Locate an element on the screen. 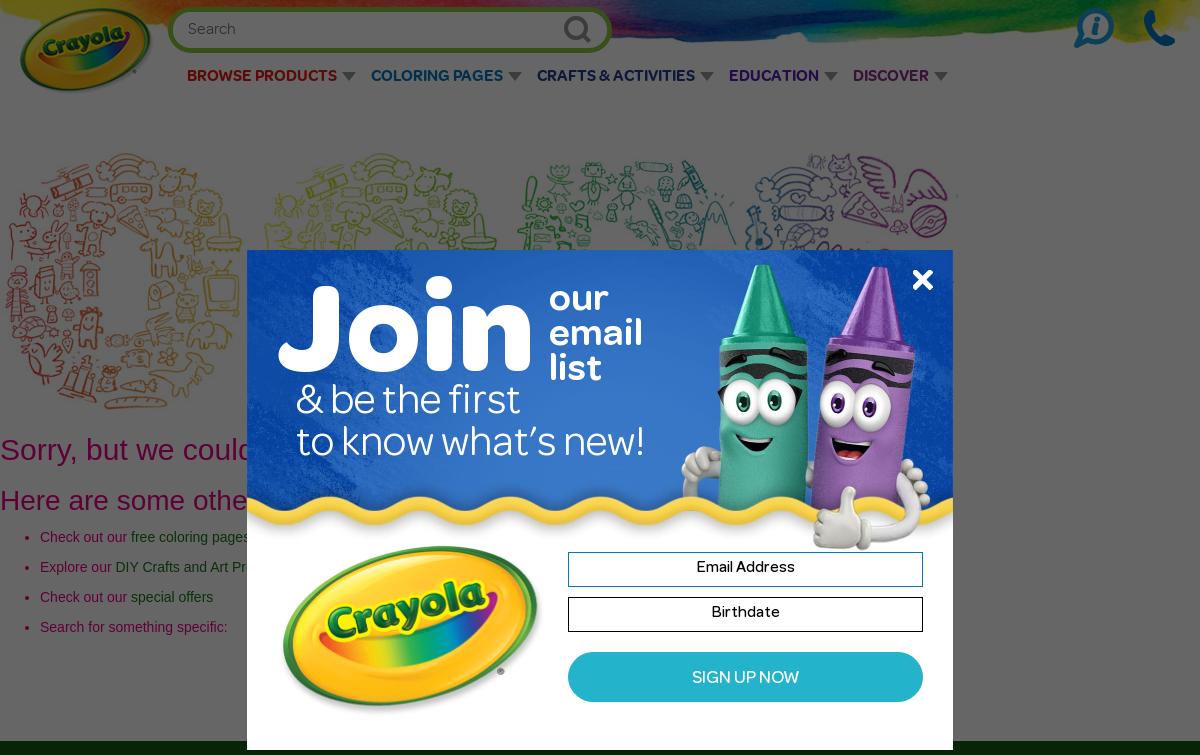 Image resolution: width=1200 pixels, height=755 pixels. 'Search for something specific:' is located at coordinates (39, 624).